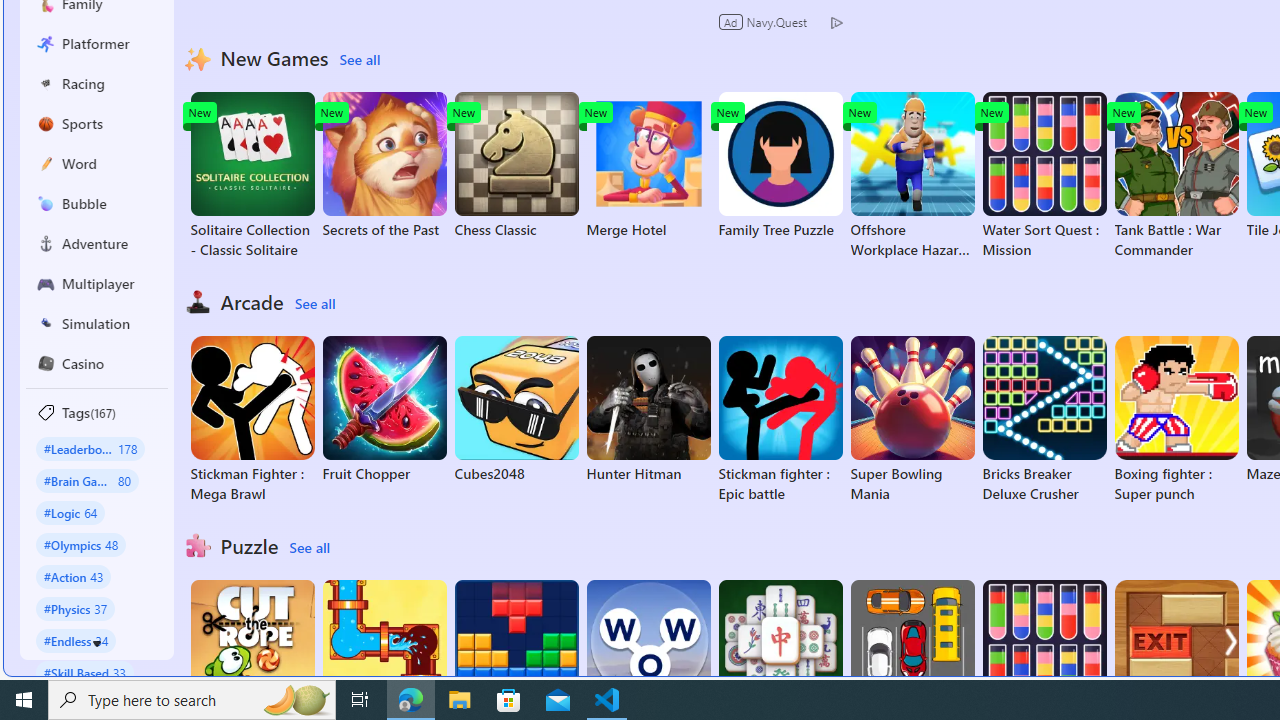 The image size is (1280, 720). What do you see at coordinates (516, 409) in the screenshot?
I see `'Cubes2048'` at bounding box center [516, 409].